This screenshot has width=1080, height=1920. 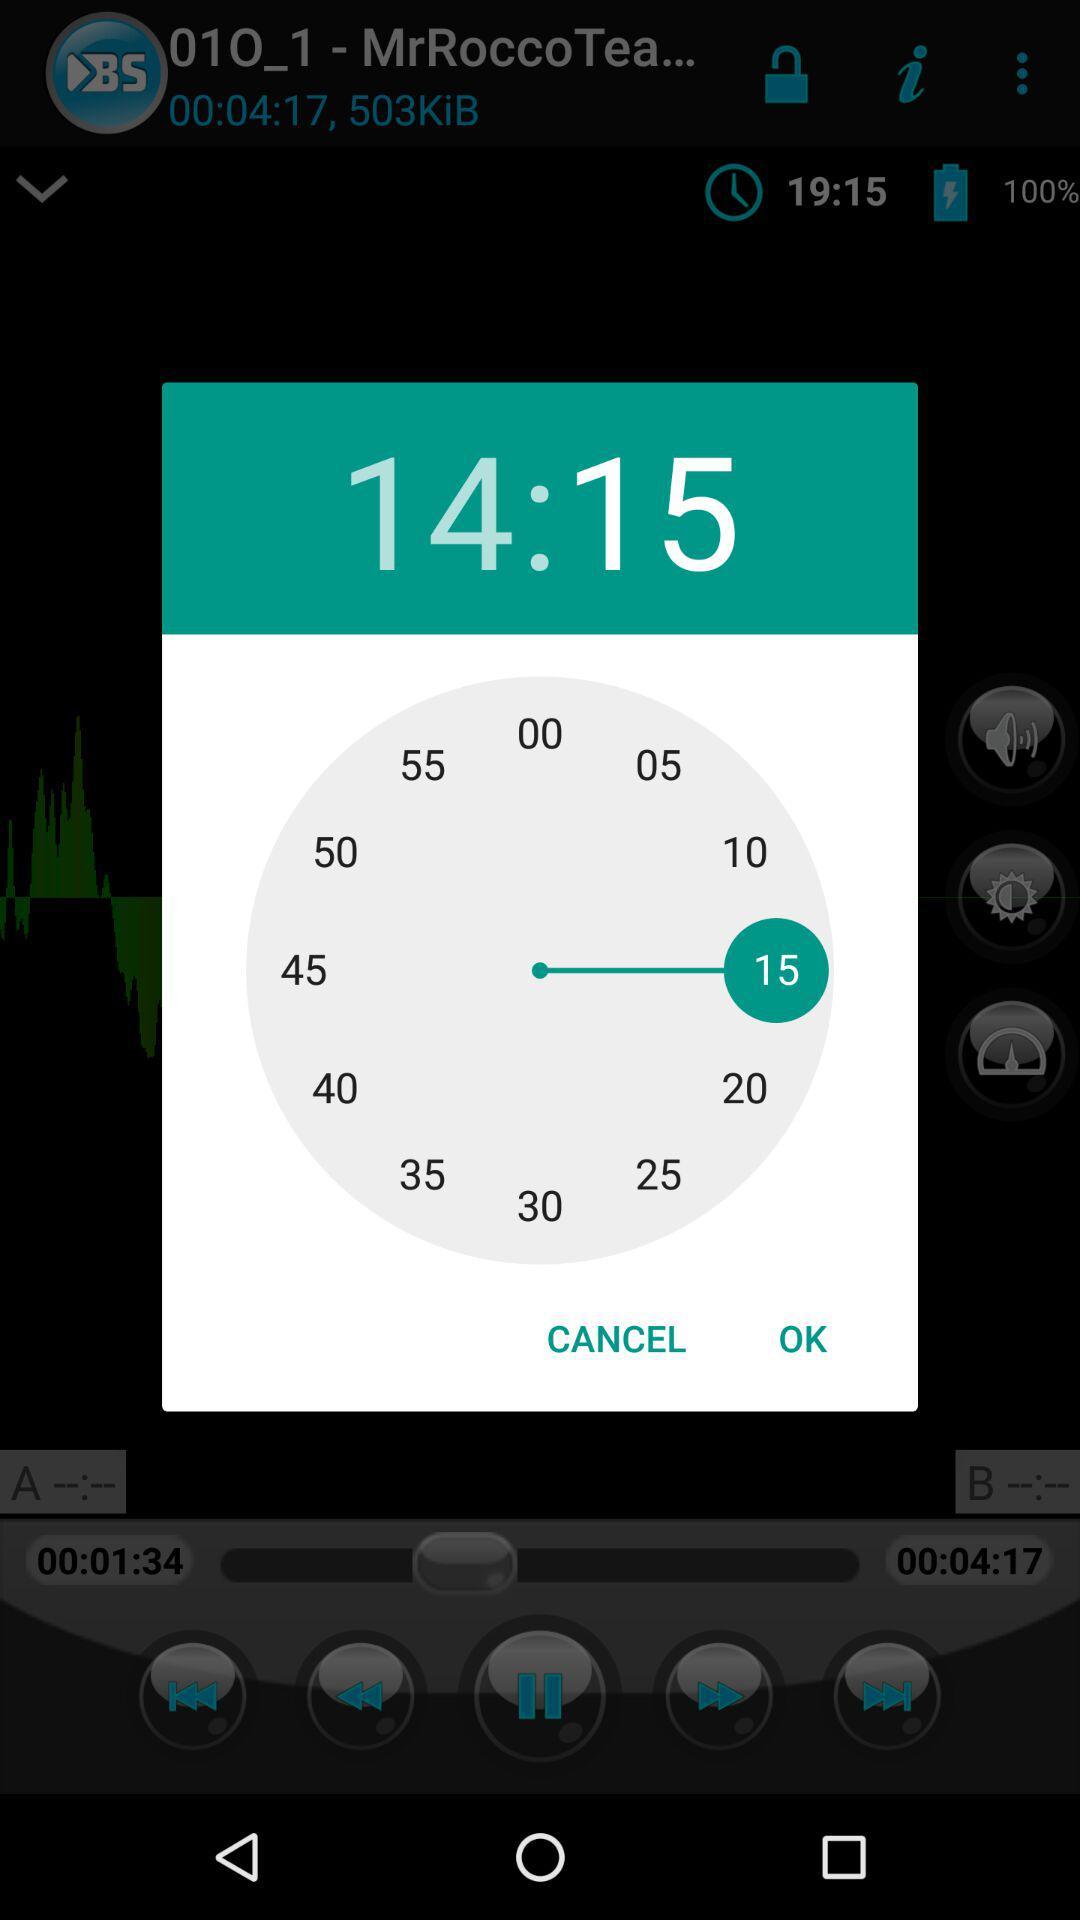 What do you see at coordinates (801, 1338) in the screenshot?
I see `ok` at bounding box center [801, 1338].